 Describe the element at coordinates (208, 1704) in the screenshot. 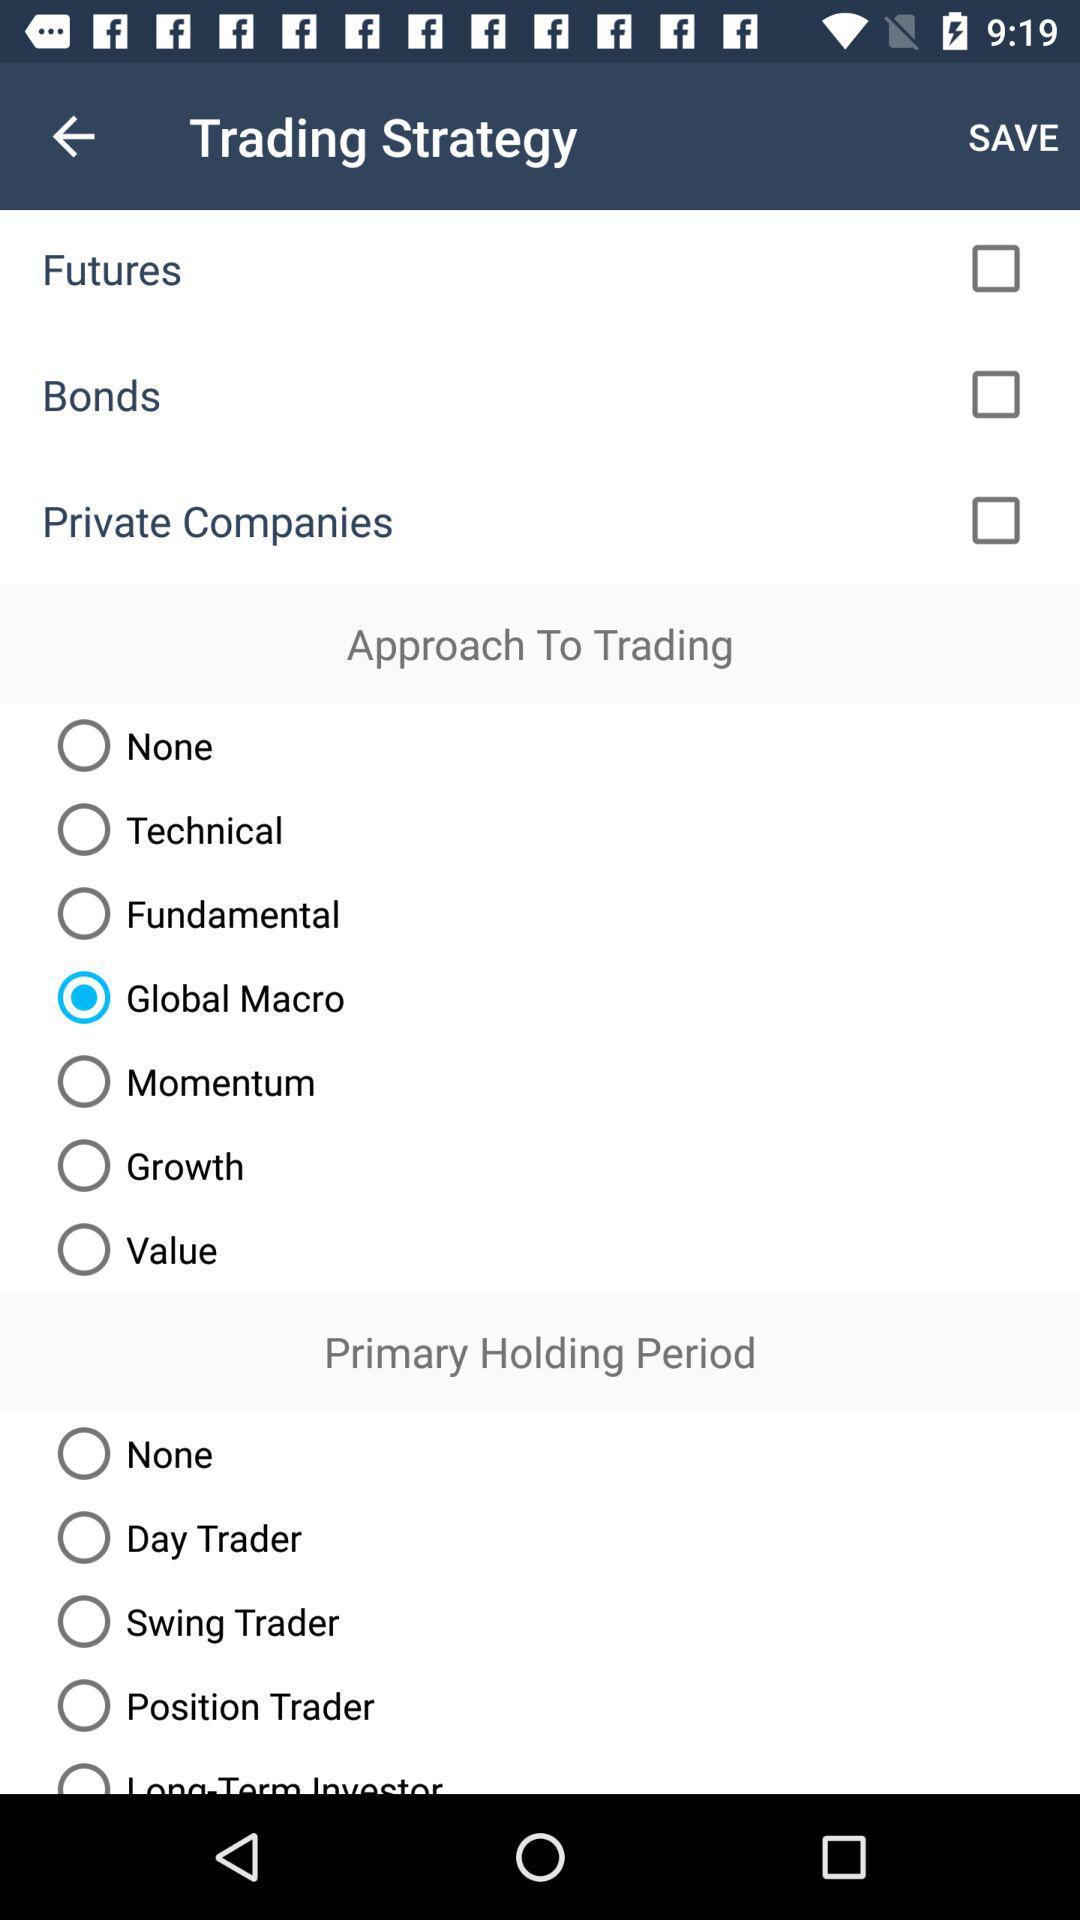

I see `radio button below swing trader` at that location.